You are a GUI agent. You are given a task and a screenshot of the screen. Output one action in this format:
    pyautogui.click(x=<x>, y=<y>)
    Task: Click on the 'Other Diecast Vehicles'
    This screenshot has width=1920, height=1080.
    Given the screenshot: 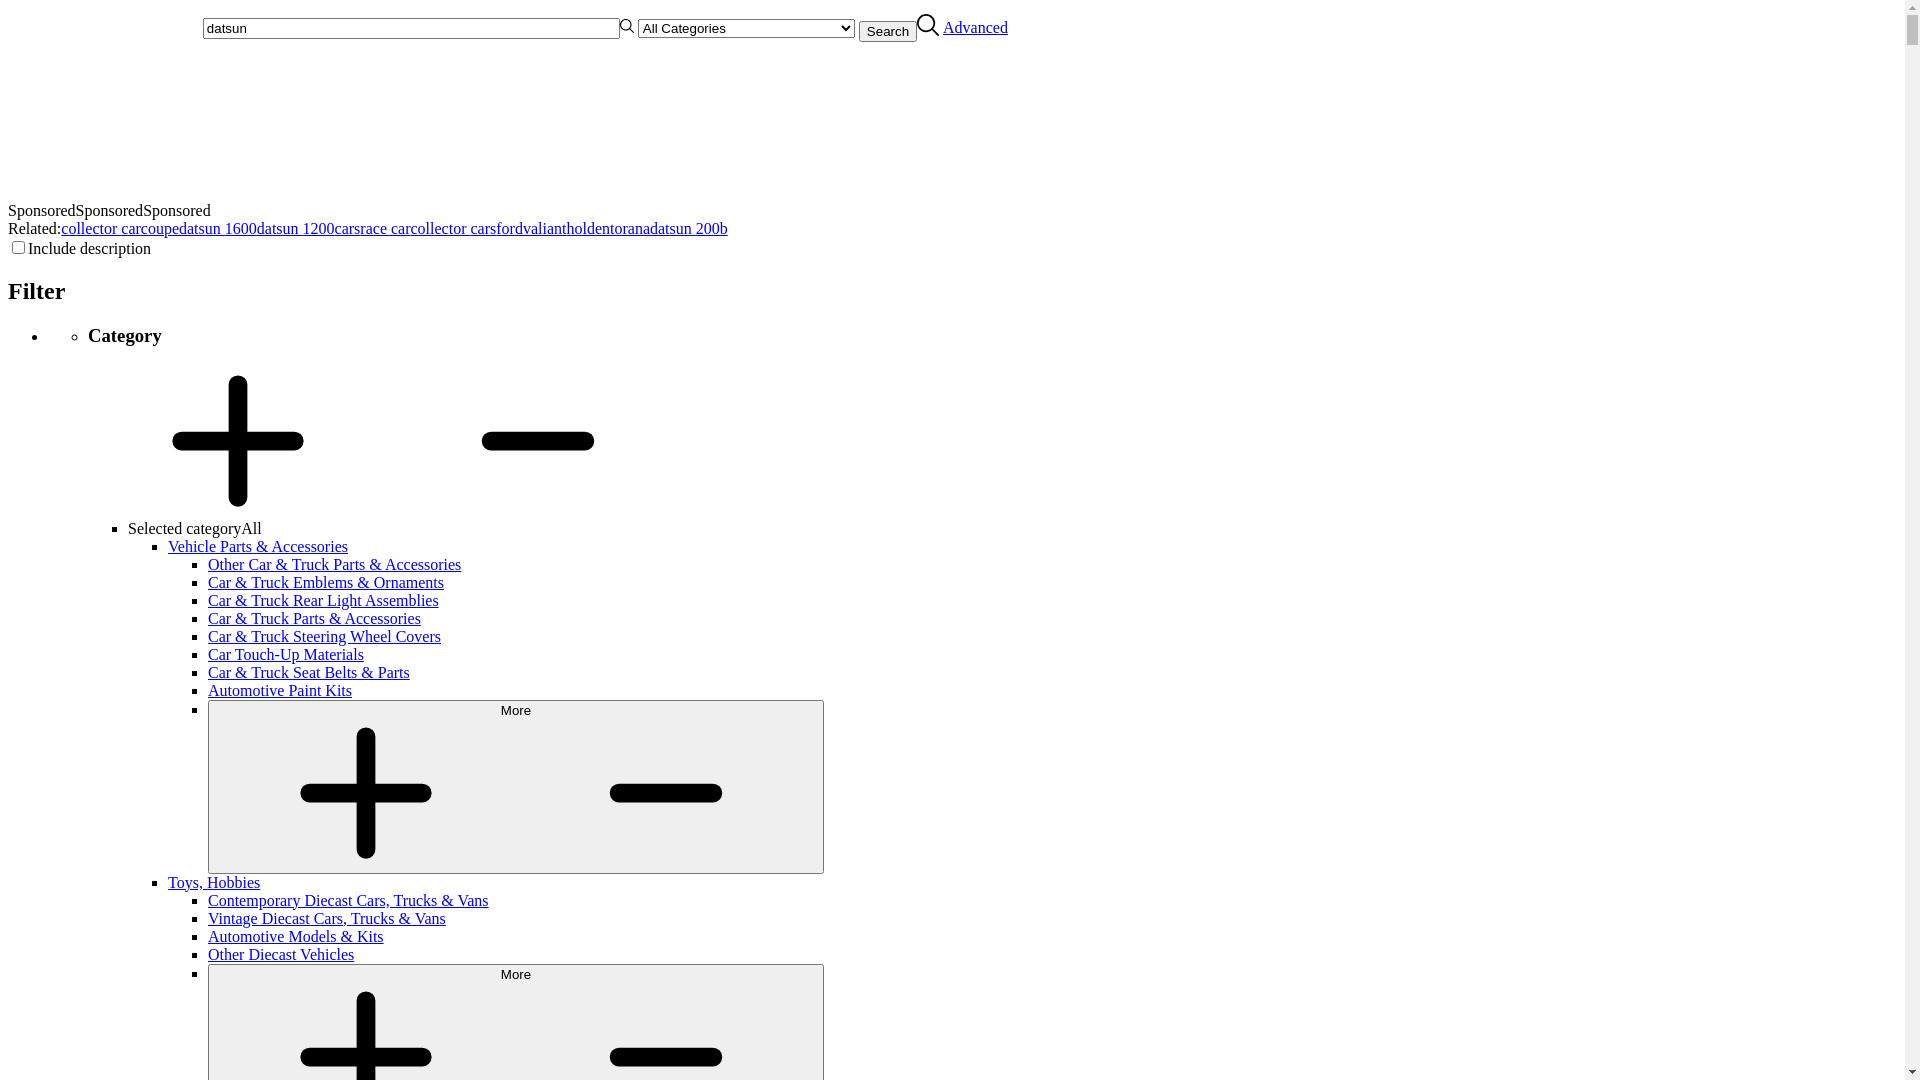 What is the action you would take?
    pyautogui.click(x=280, y=953)
    